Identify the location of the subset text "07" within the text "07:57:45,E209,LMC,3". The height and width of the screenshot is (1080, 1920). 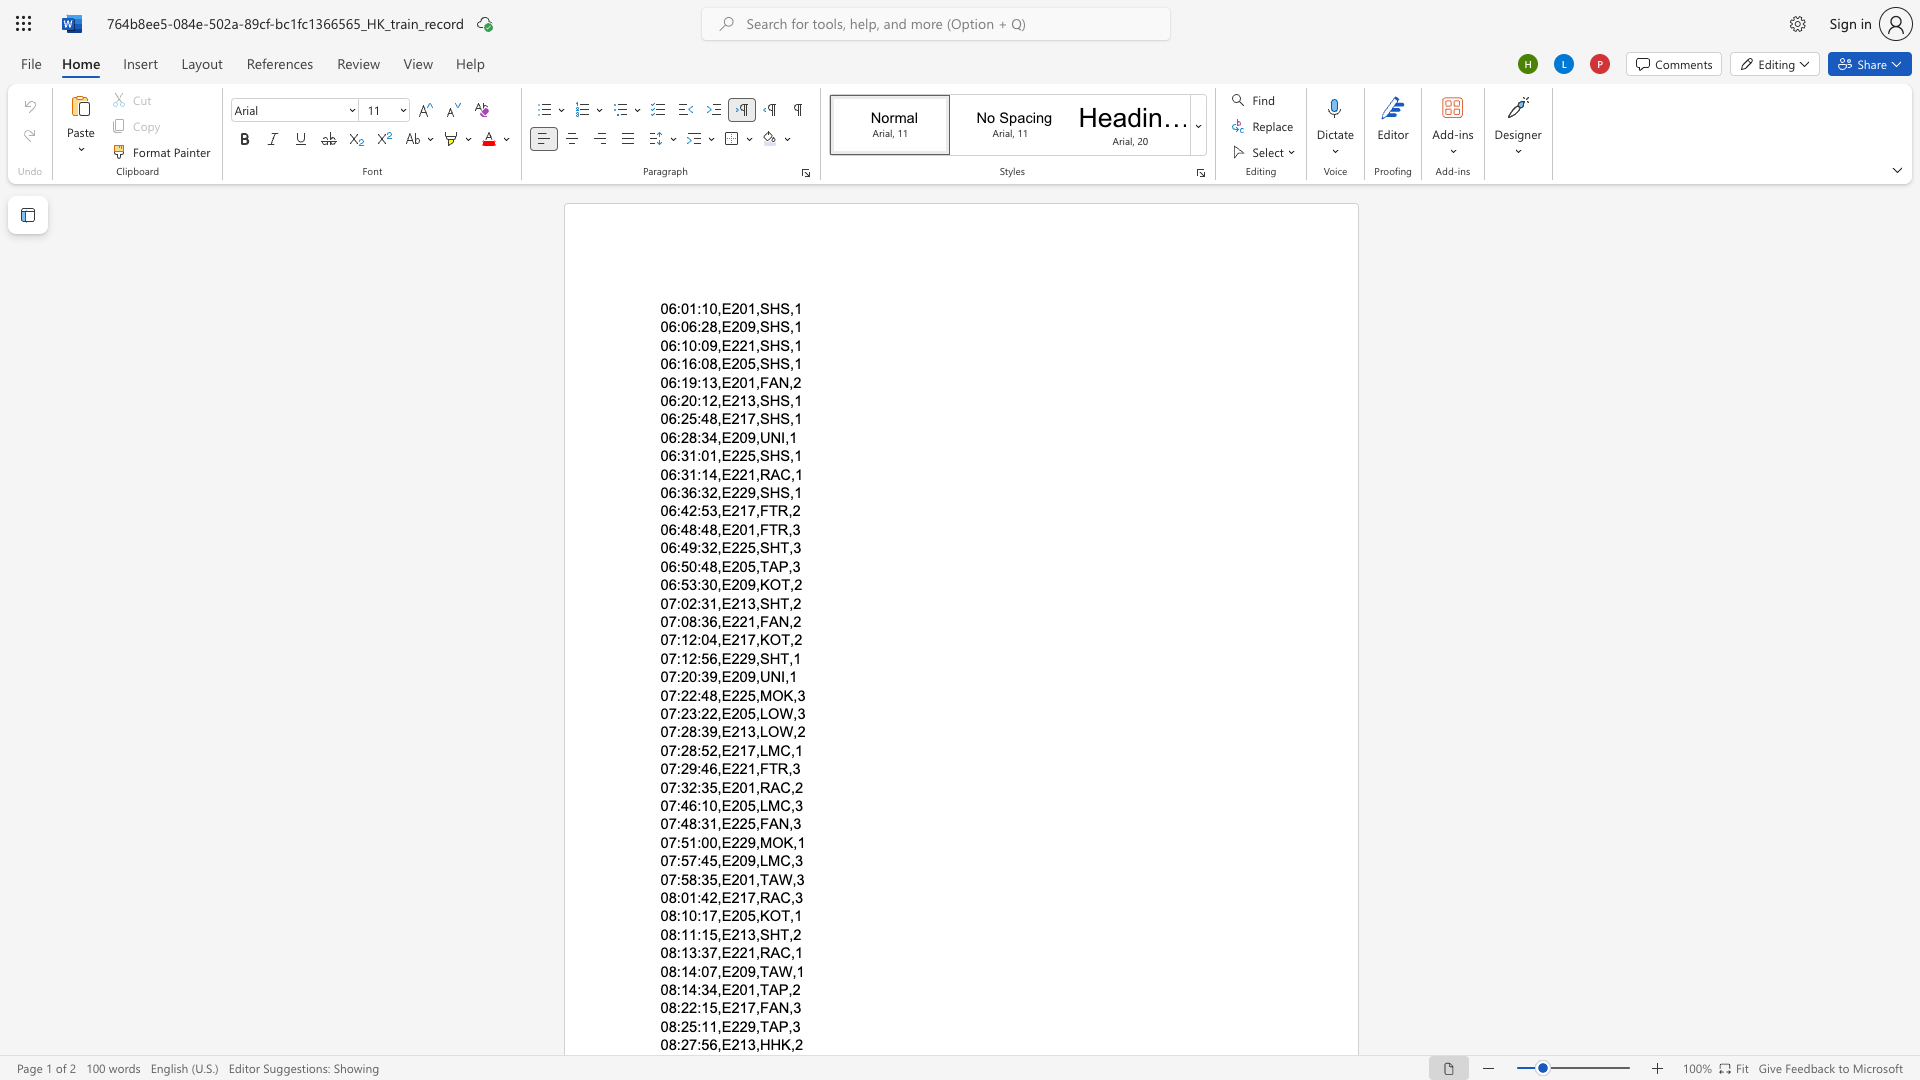
(660, 860).